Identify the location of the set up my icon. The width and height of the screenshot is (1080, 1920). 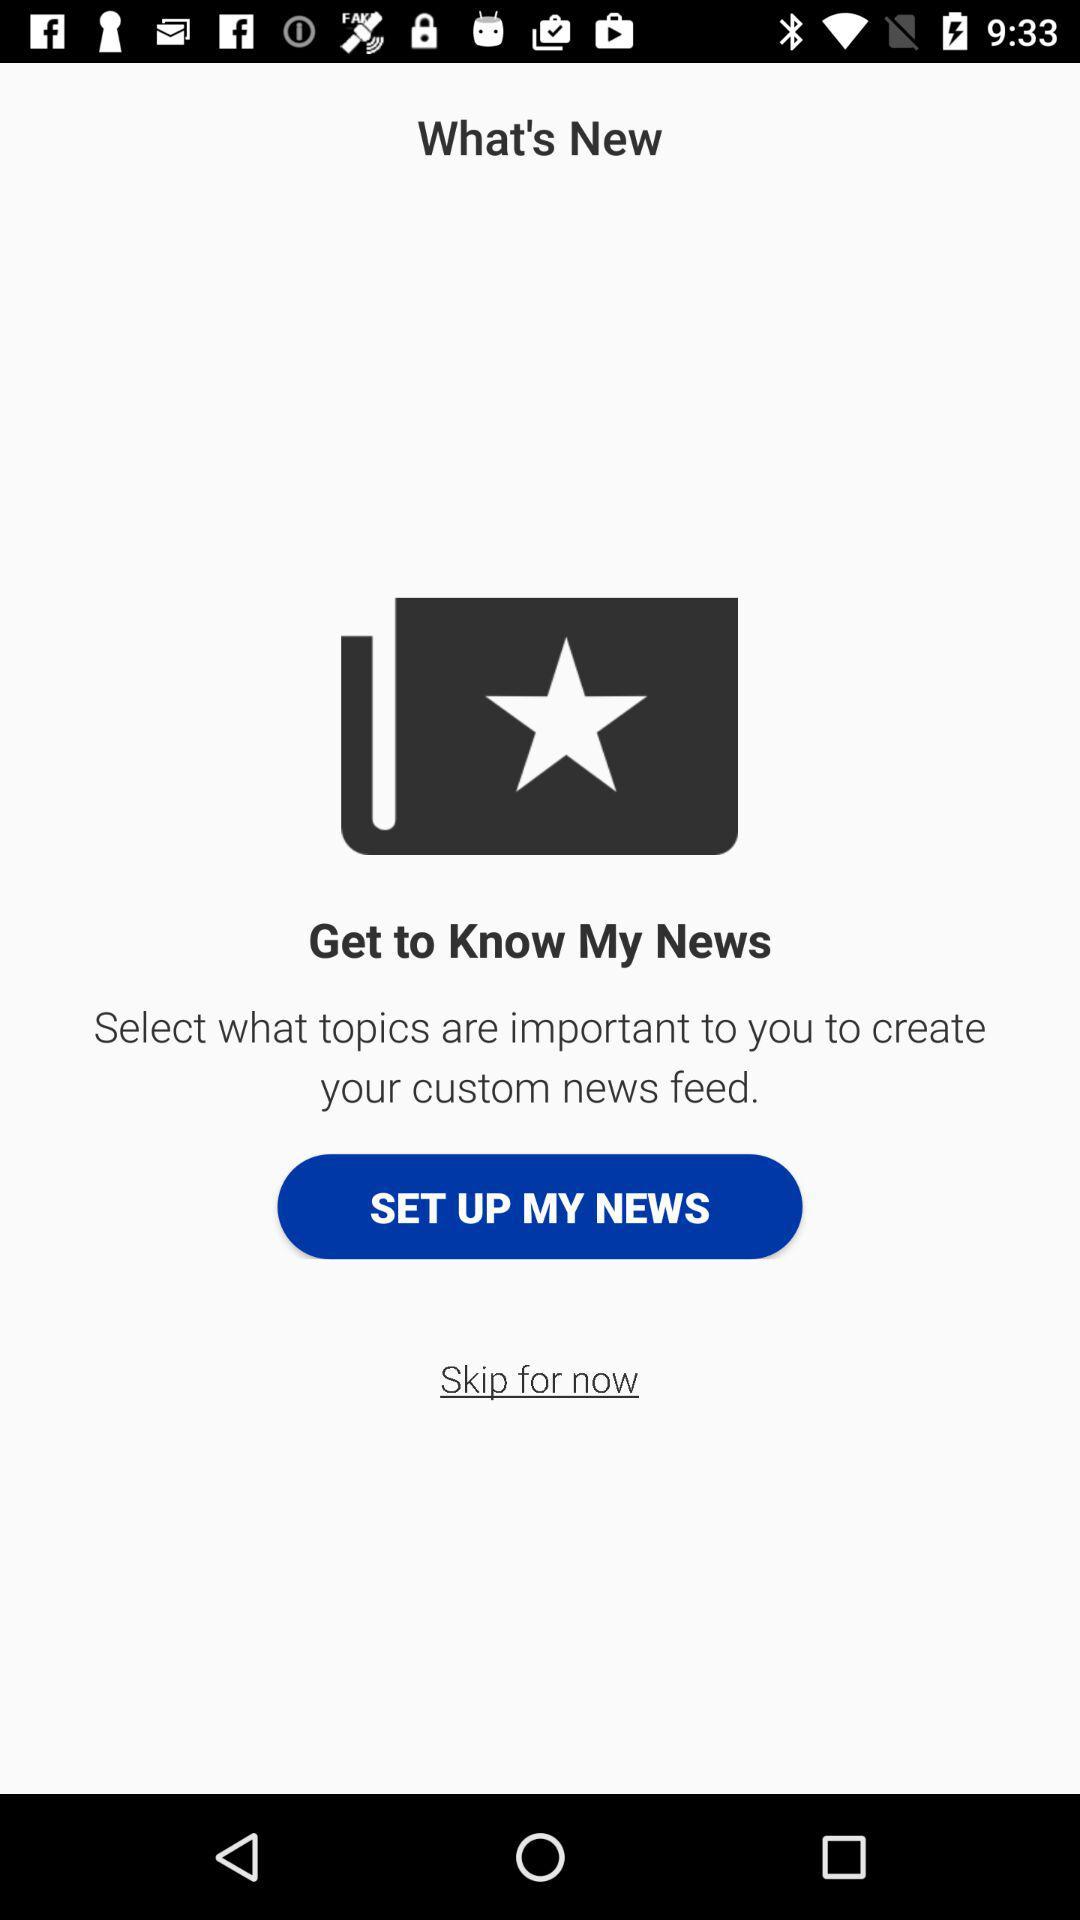
(540, 1205).